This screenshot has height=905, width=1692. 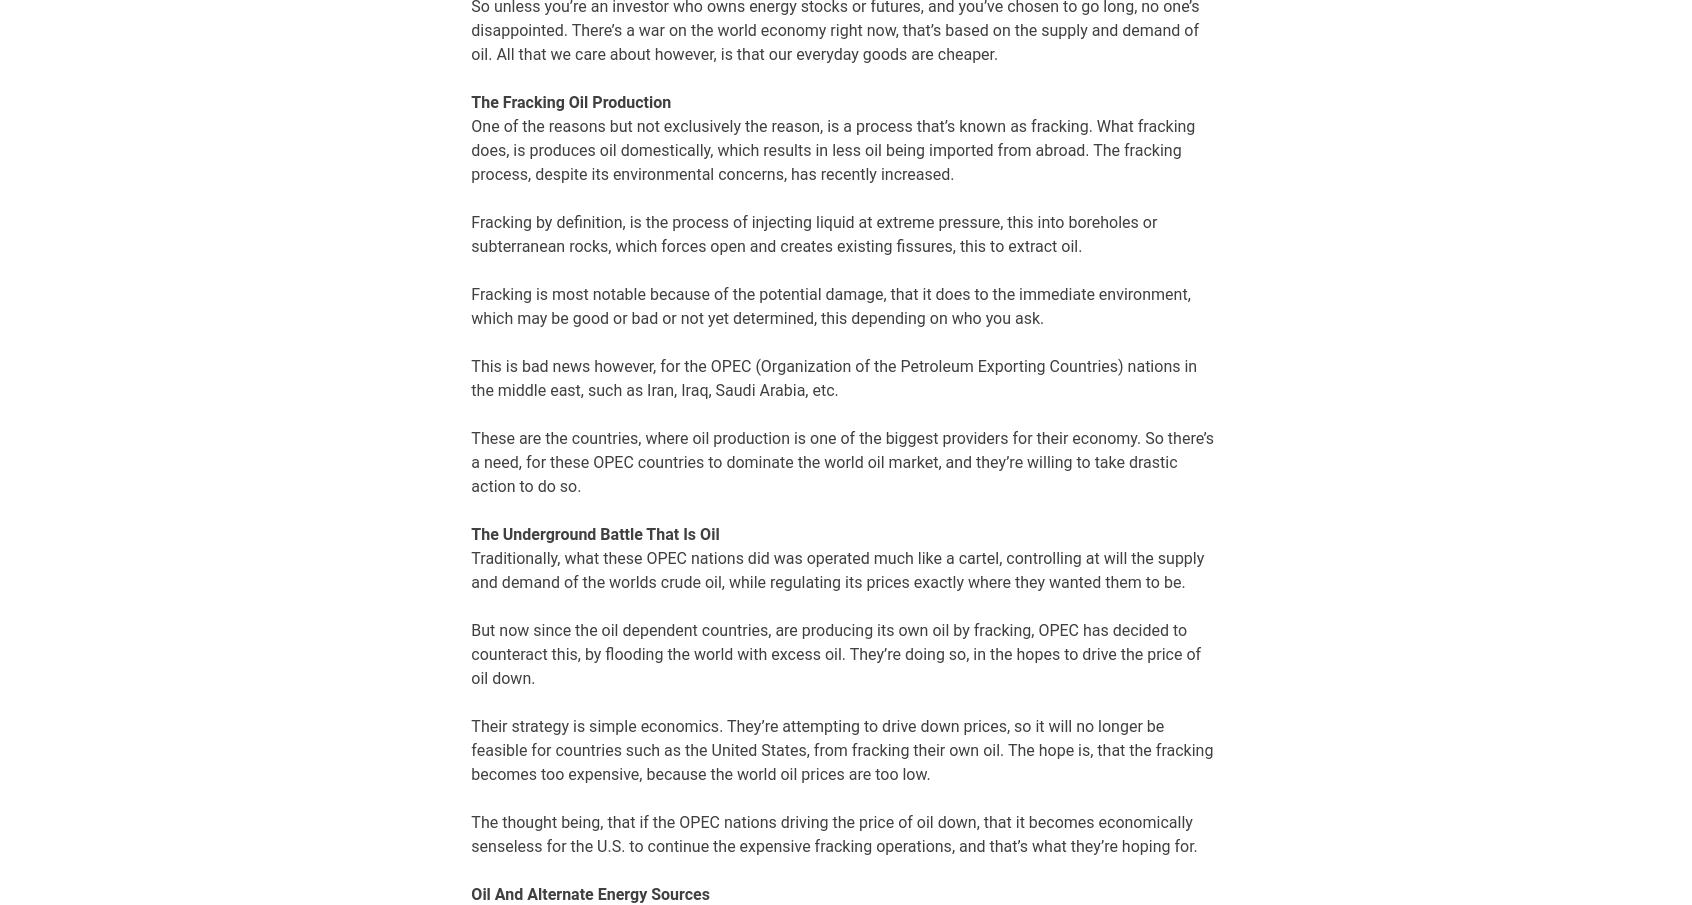 I want to click on 'The Fracking Oil Production', so click(x=570, y=100).